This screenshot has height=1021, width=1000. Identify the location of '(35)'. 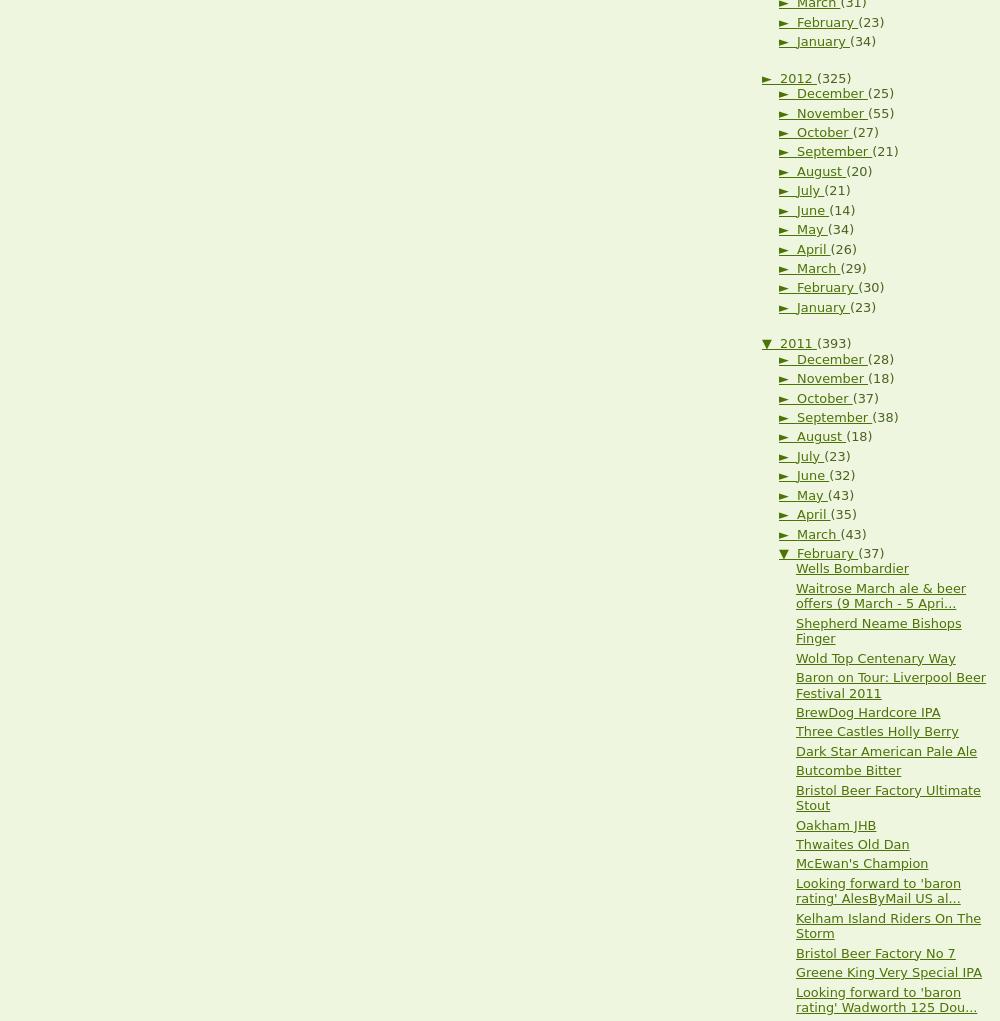
(842, 514).